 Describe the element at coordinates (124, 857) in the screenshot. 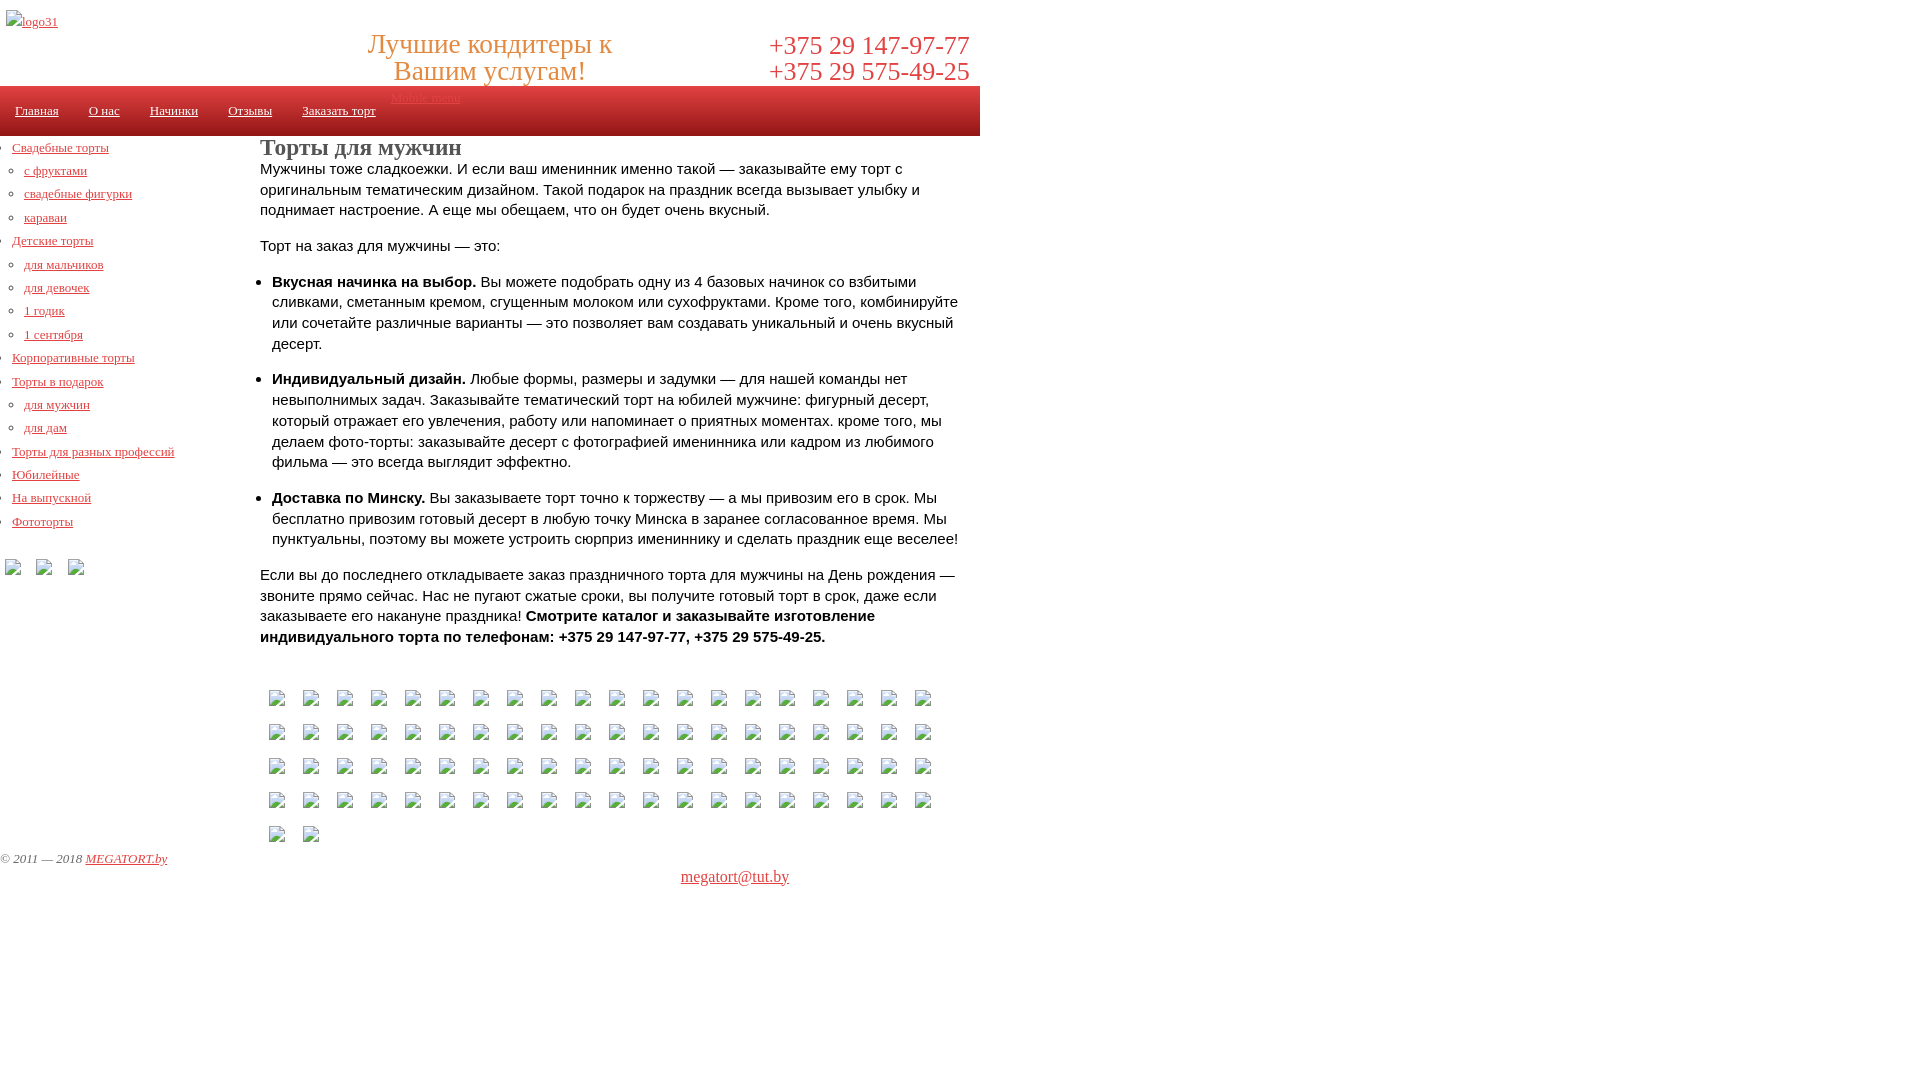

I see `'MEGATORT.by'` at that location.